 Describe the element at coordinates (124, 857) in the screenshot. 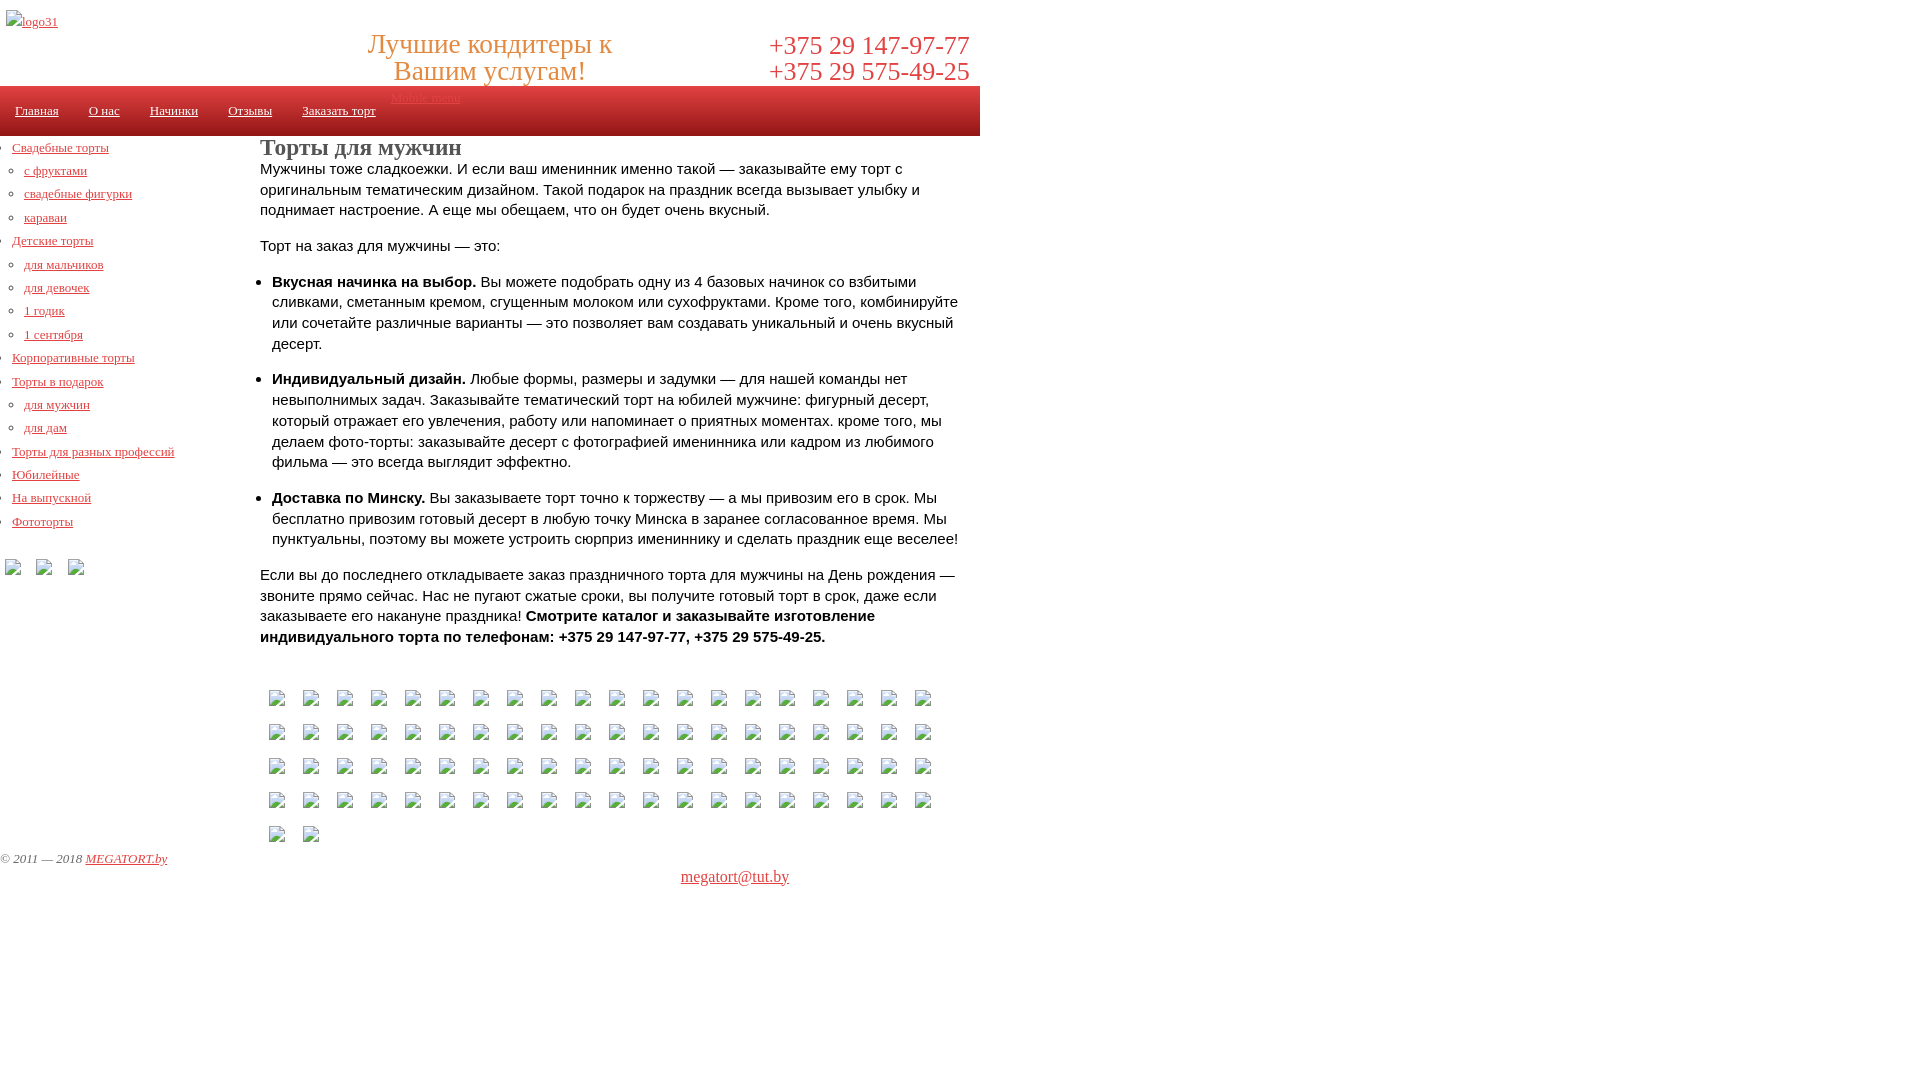

I see `'MEGATORT.by'` at that location.